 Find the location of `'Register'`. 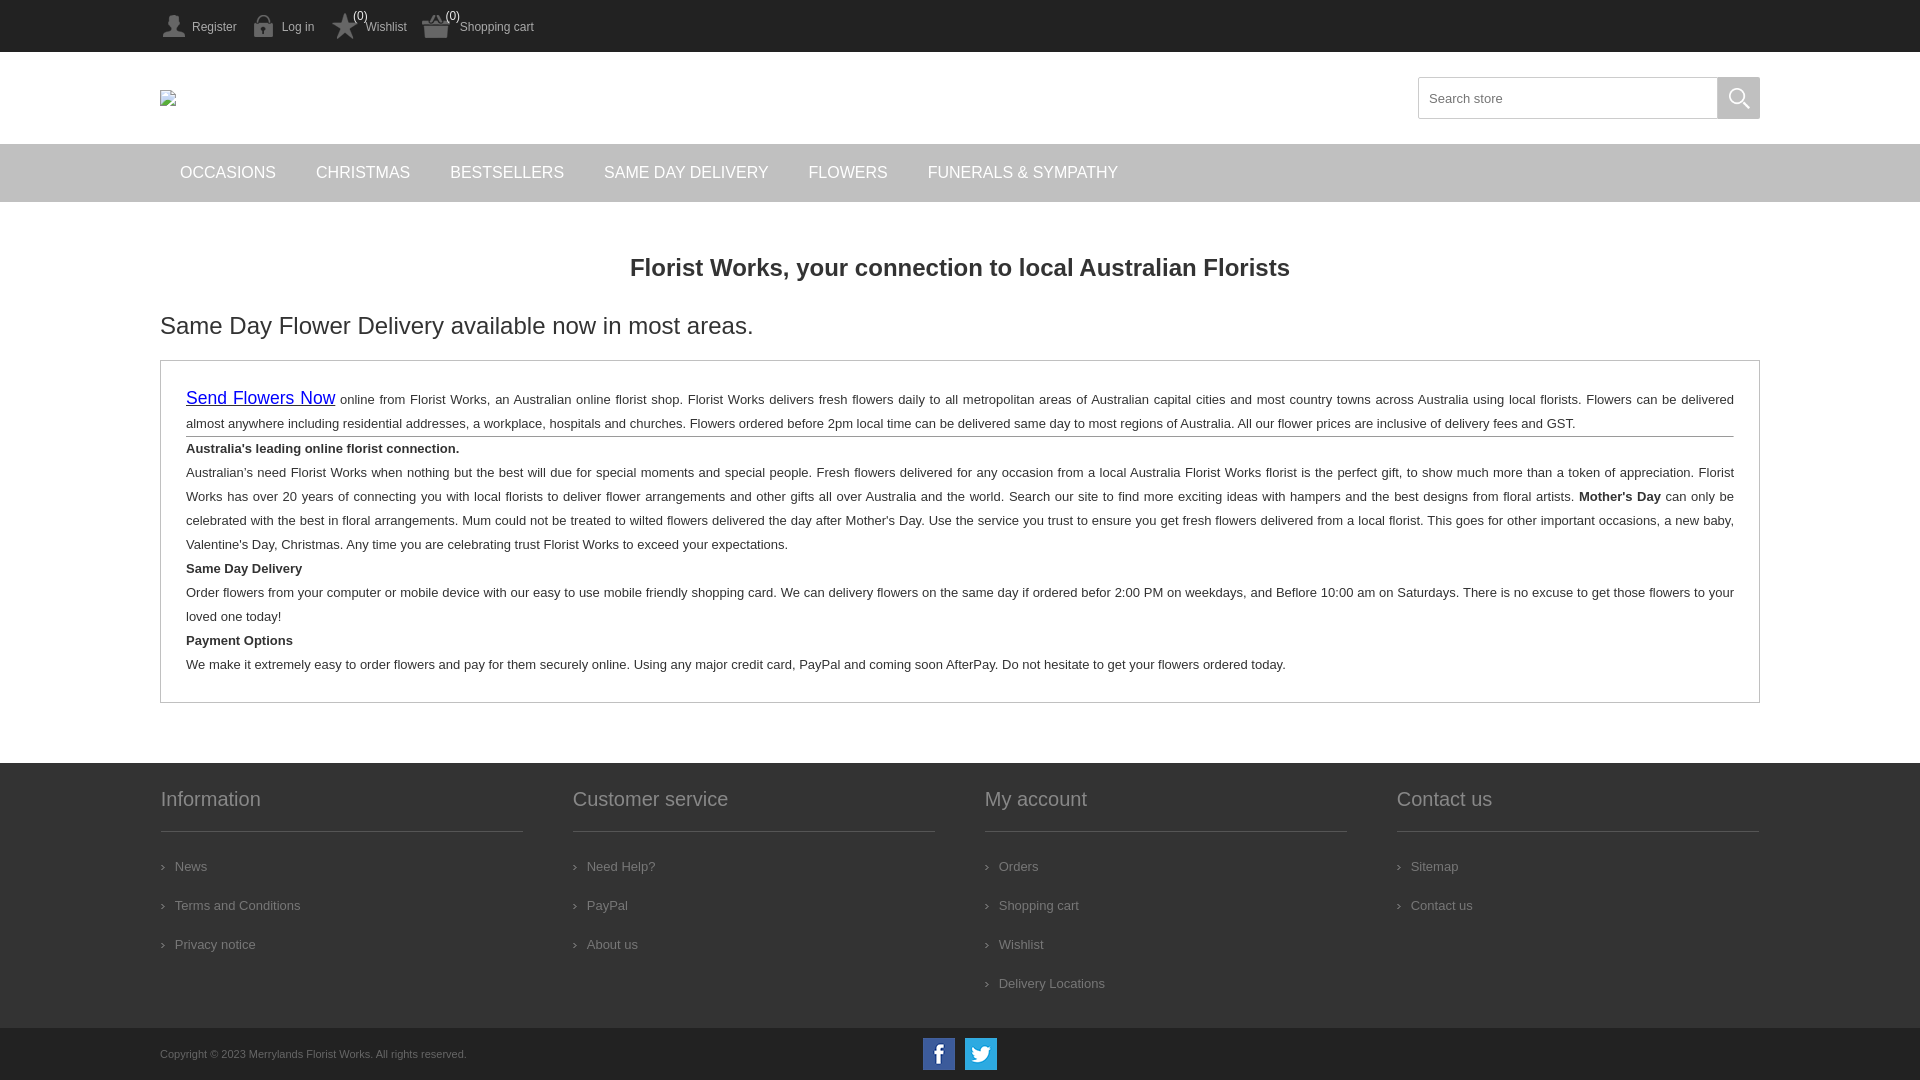

'Register' is located at coordinates (198, 26).